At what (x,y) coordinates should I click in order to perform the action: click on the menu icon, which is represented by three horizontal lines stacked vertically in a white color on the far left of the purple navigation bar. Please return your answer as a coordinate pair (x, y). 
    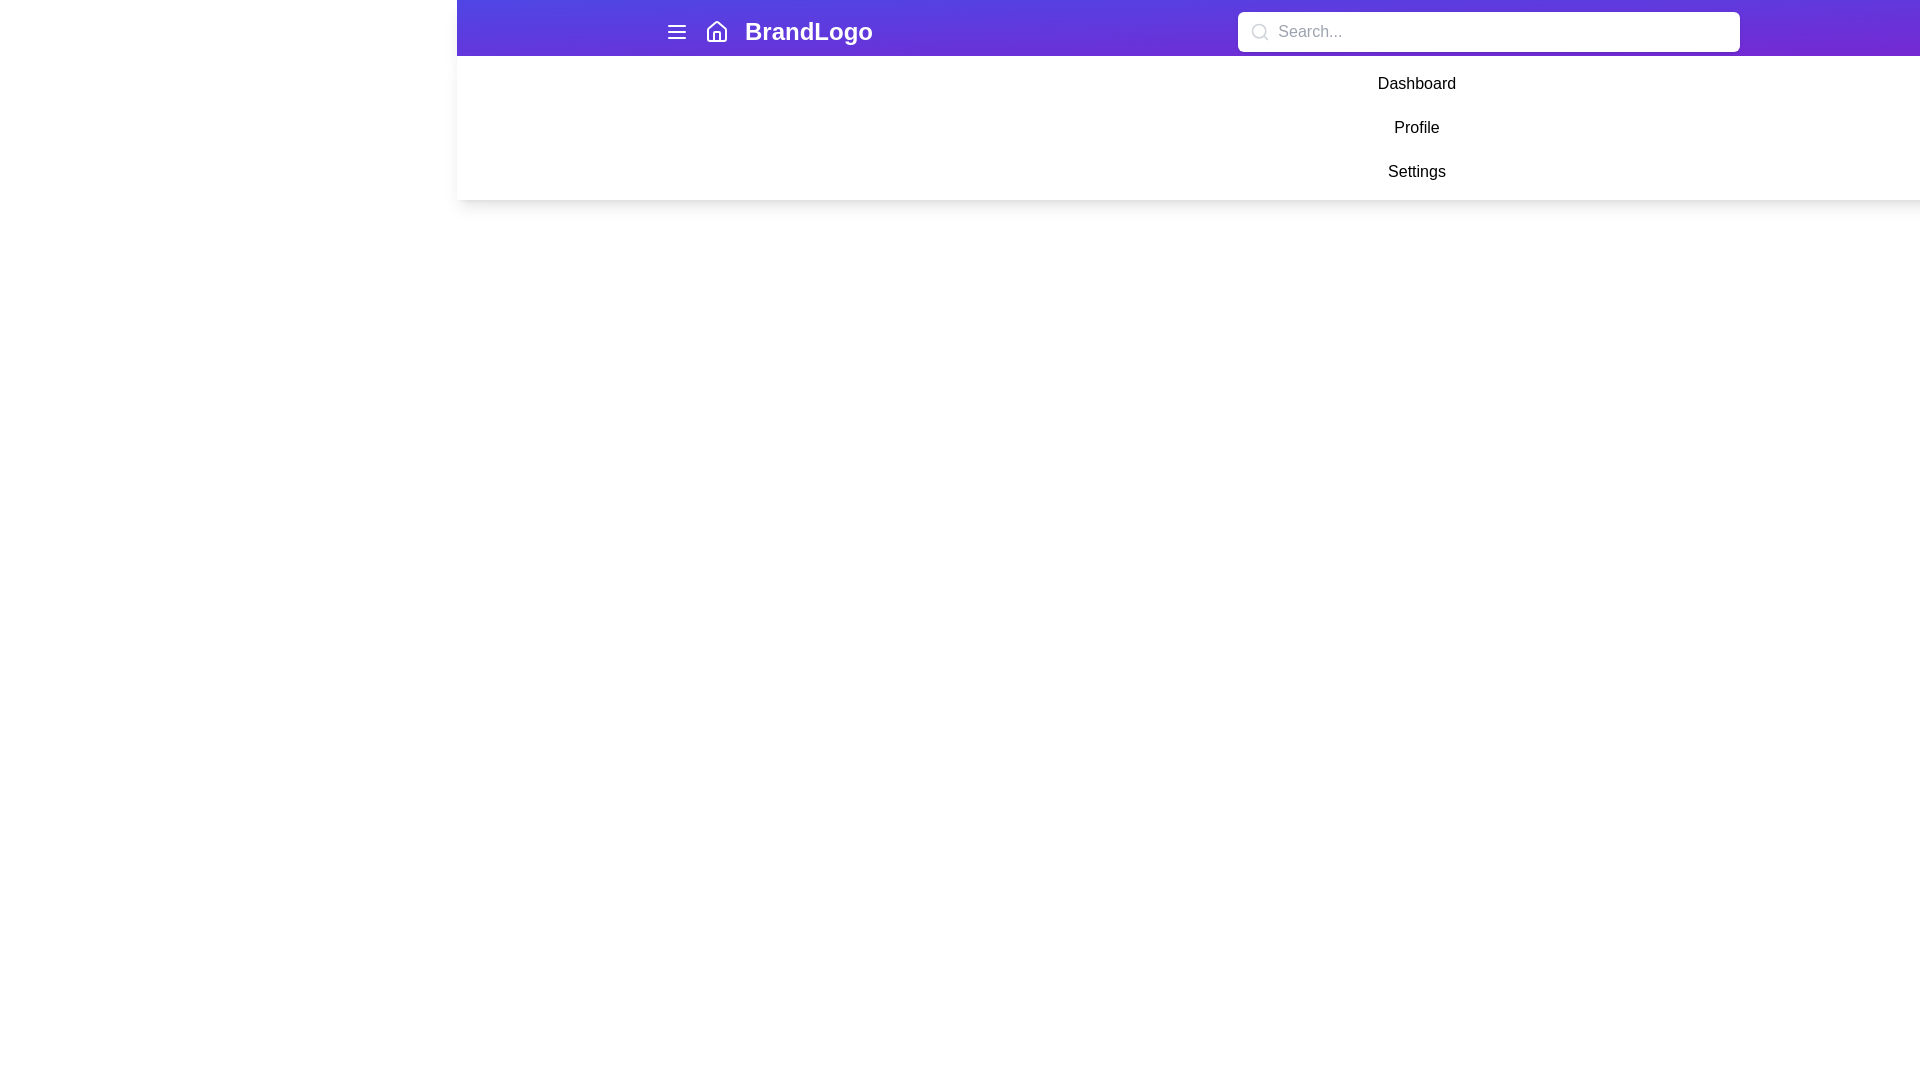
    Looking at the image, I should click on (676, 31).